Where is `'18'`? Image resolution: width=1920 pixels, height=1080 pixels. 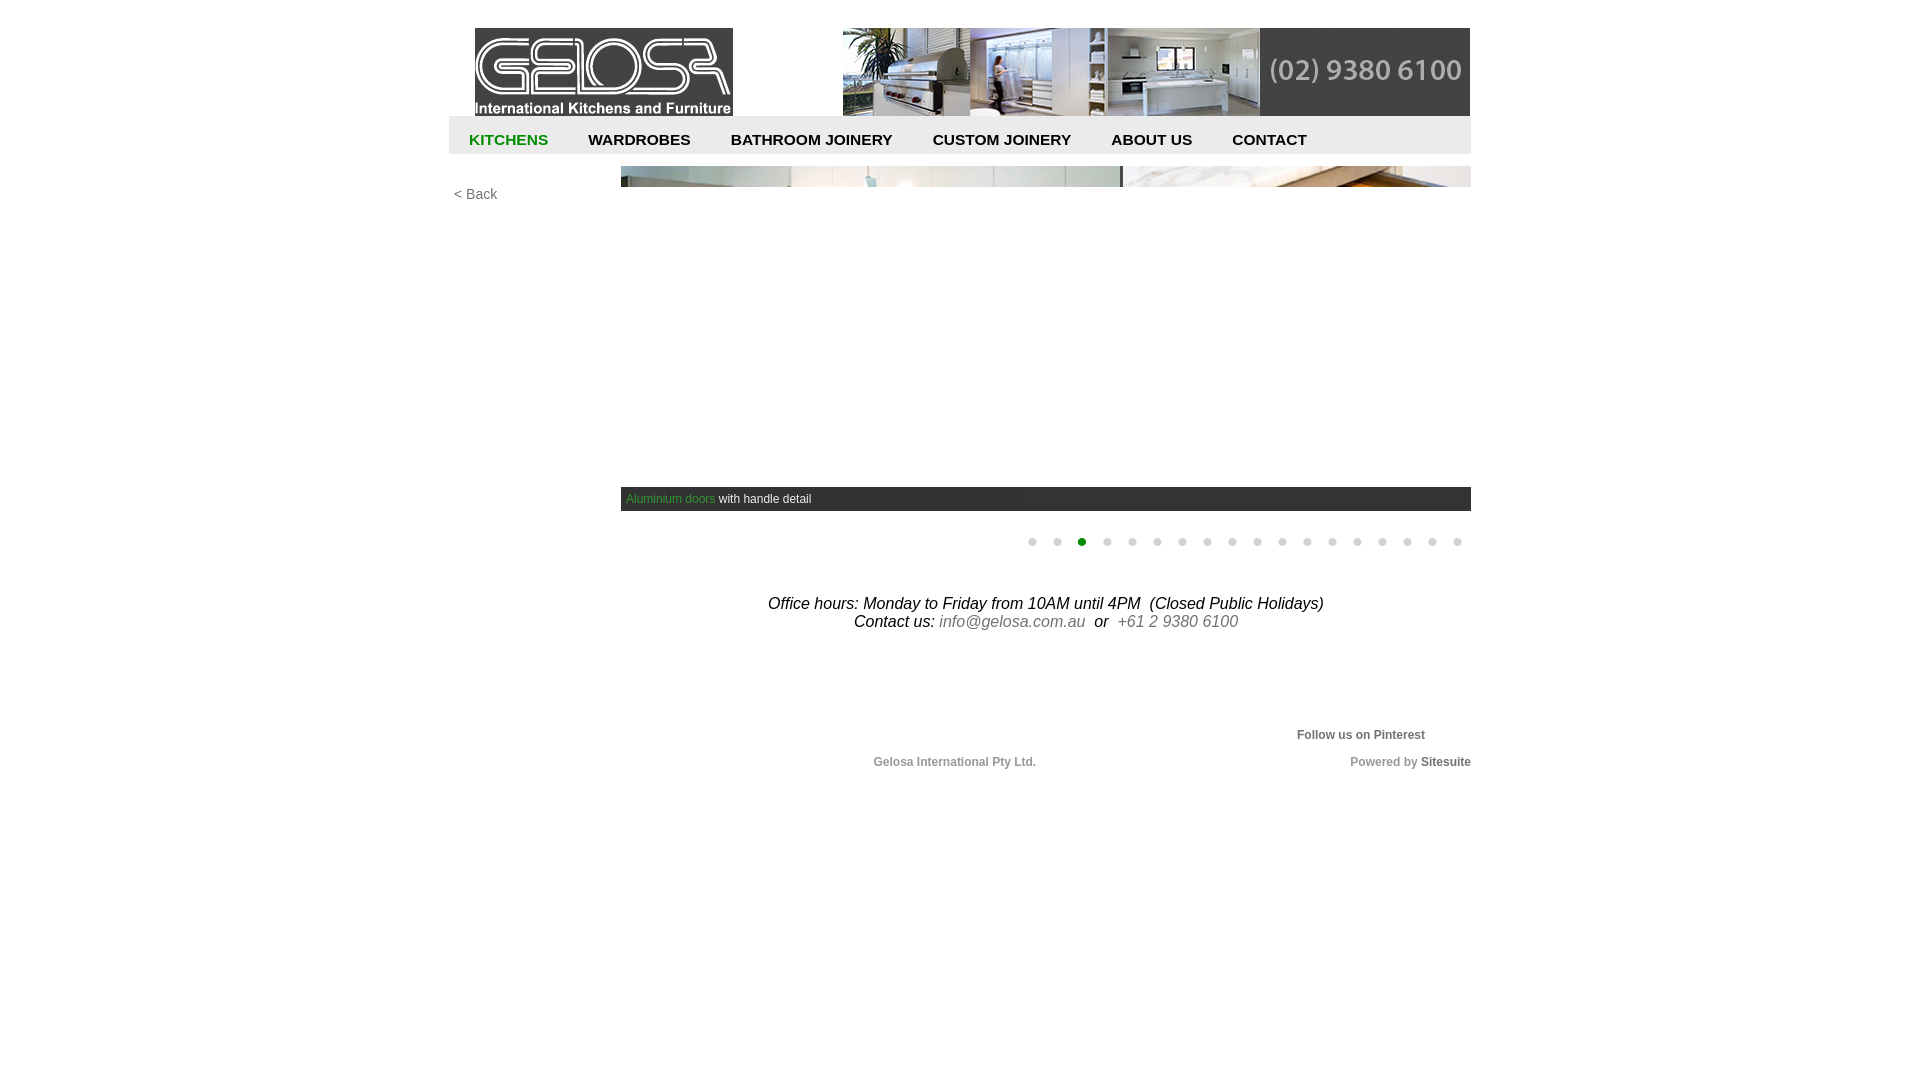 '18' is located at coordinates (1457, 542).